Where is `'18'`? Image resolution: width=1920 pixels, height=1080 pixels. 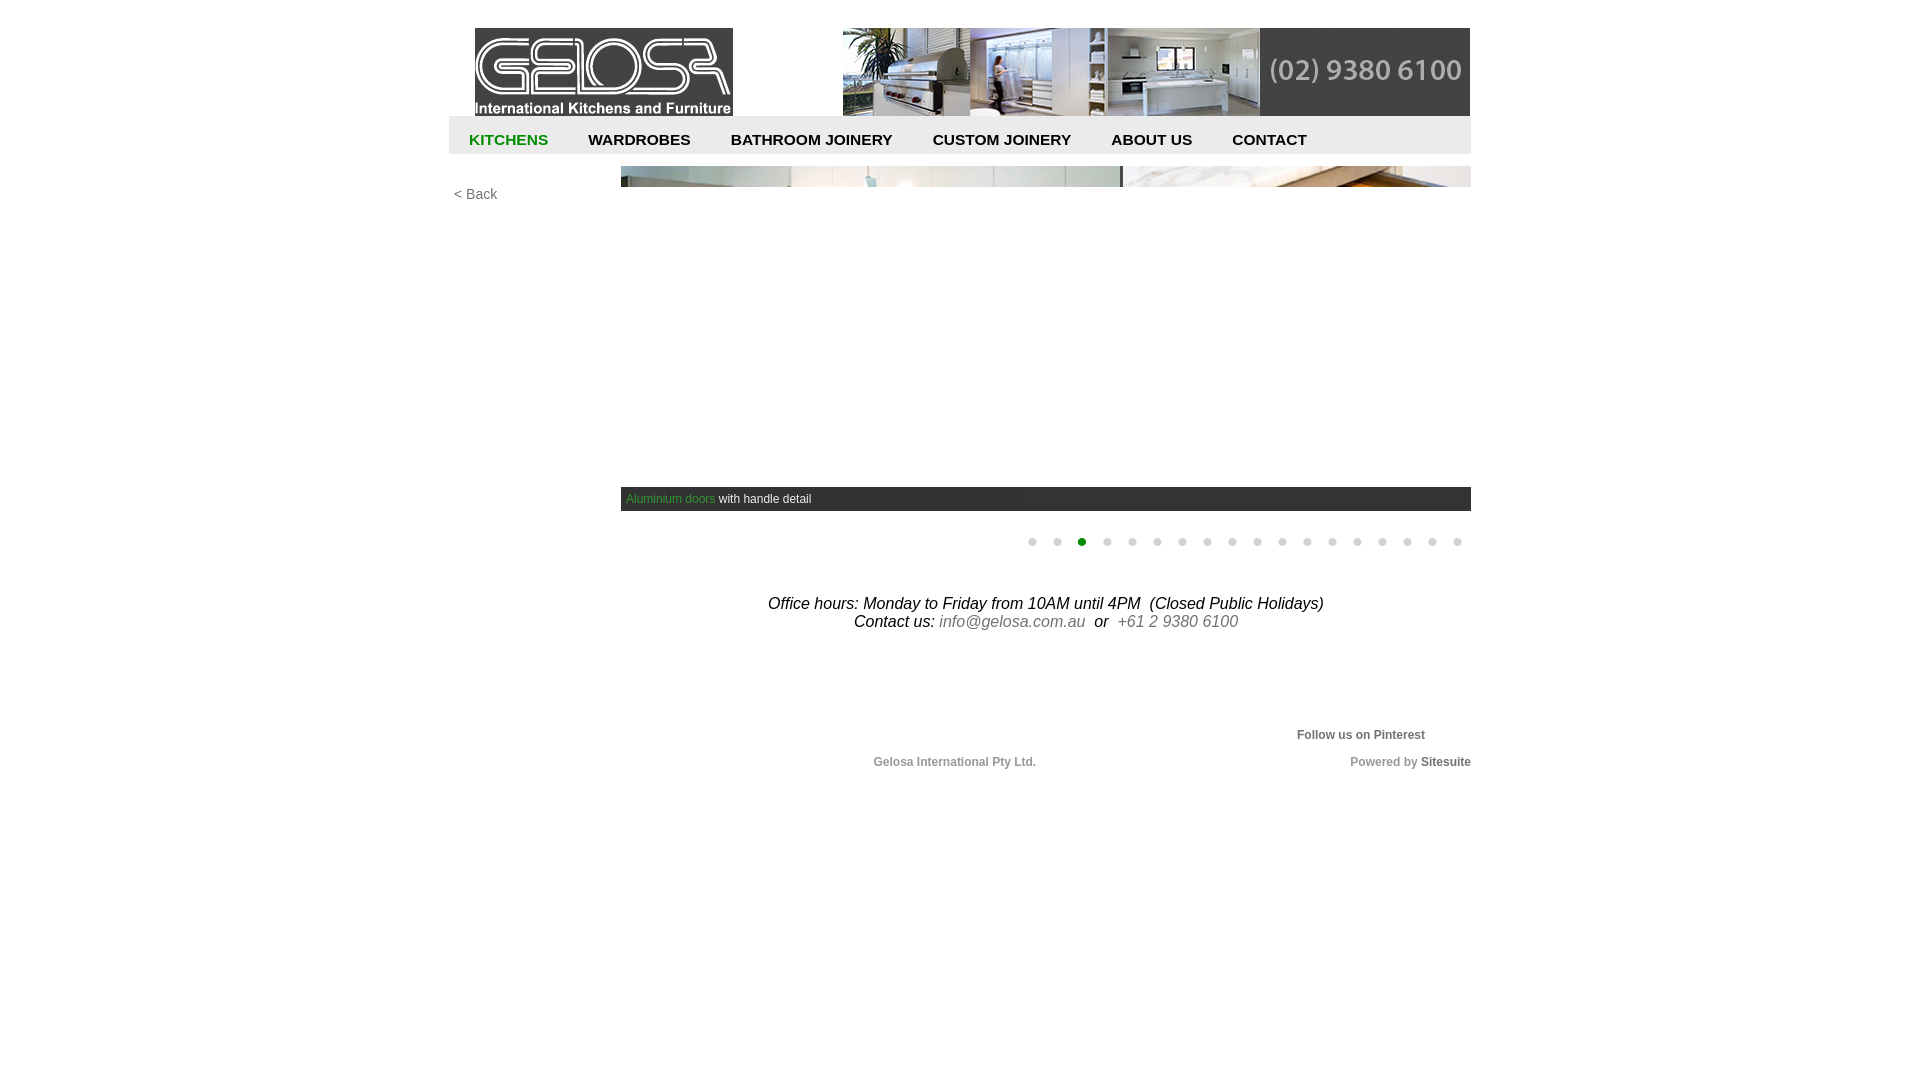 '18' is located at coordinates (1457, 542).